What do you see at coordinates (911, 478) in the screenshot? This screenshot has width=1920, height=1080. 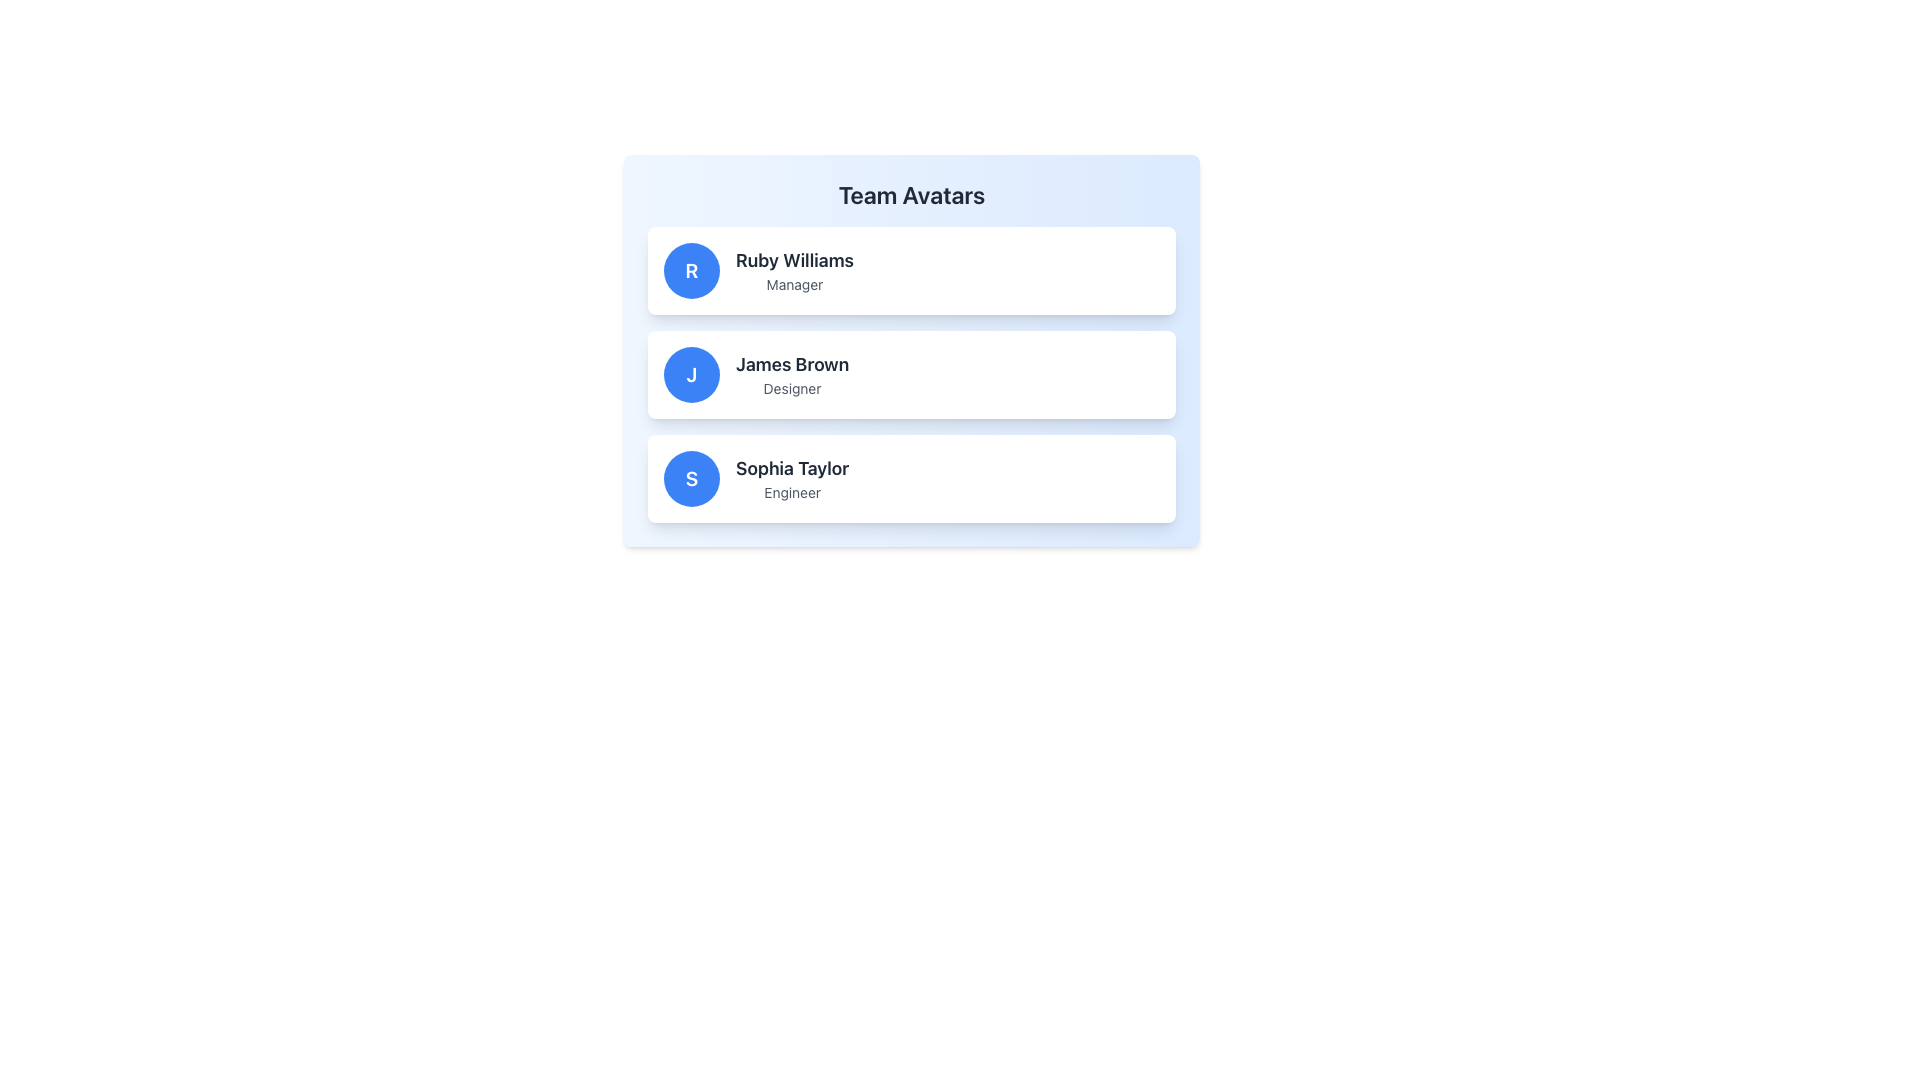 I see `the User Profile Card displaying the user's name, title, and avatar, located as the third card in the vertical grid layout beneath 'Team Avatars'` at bounding box center [911, 478].